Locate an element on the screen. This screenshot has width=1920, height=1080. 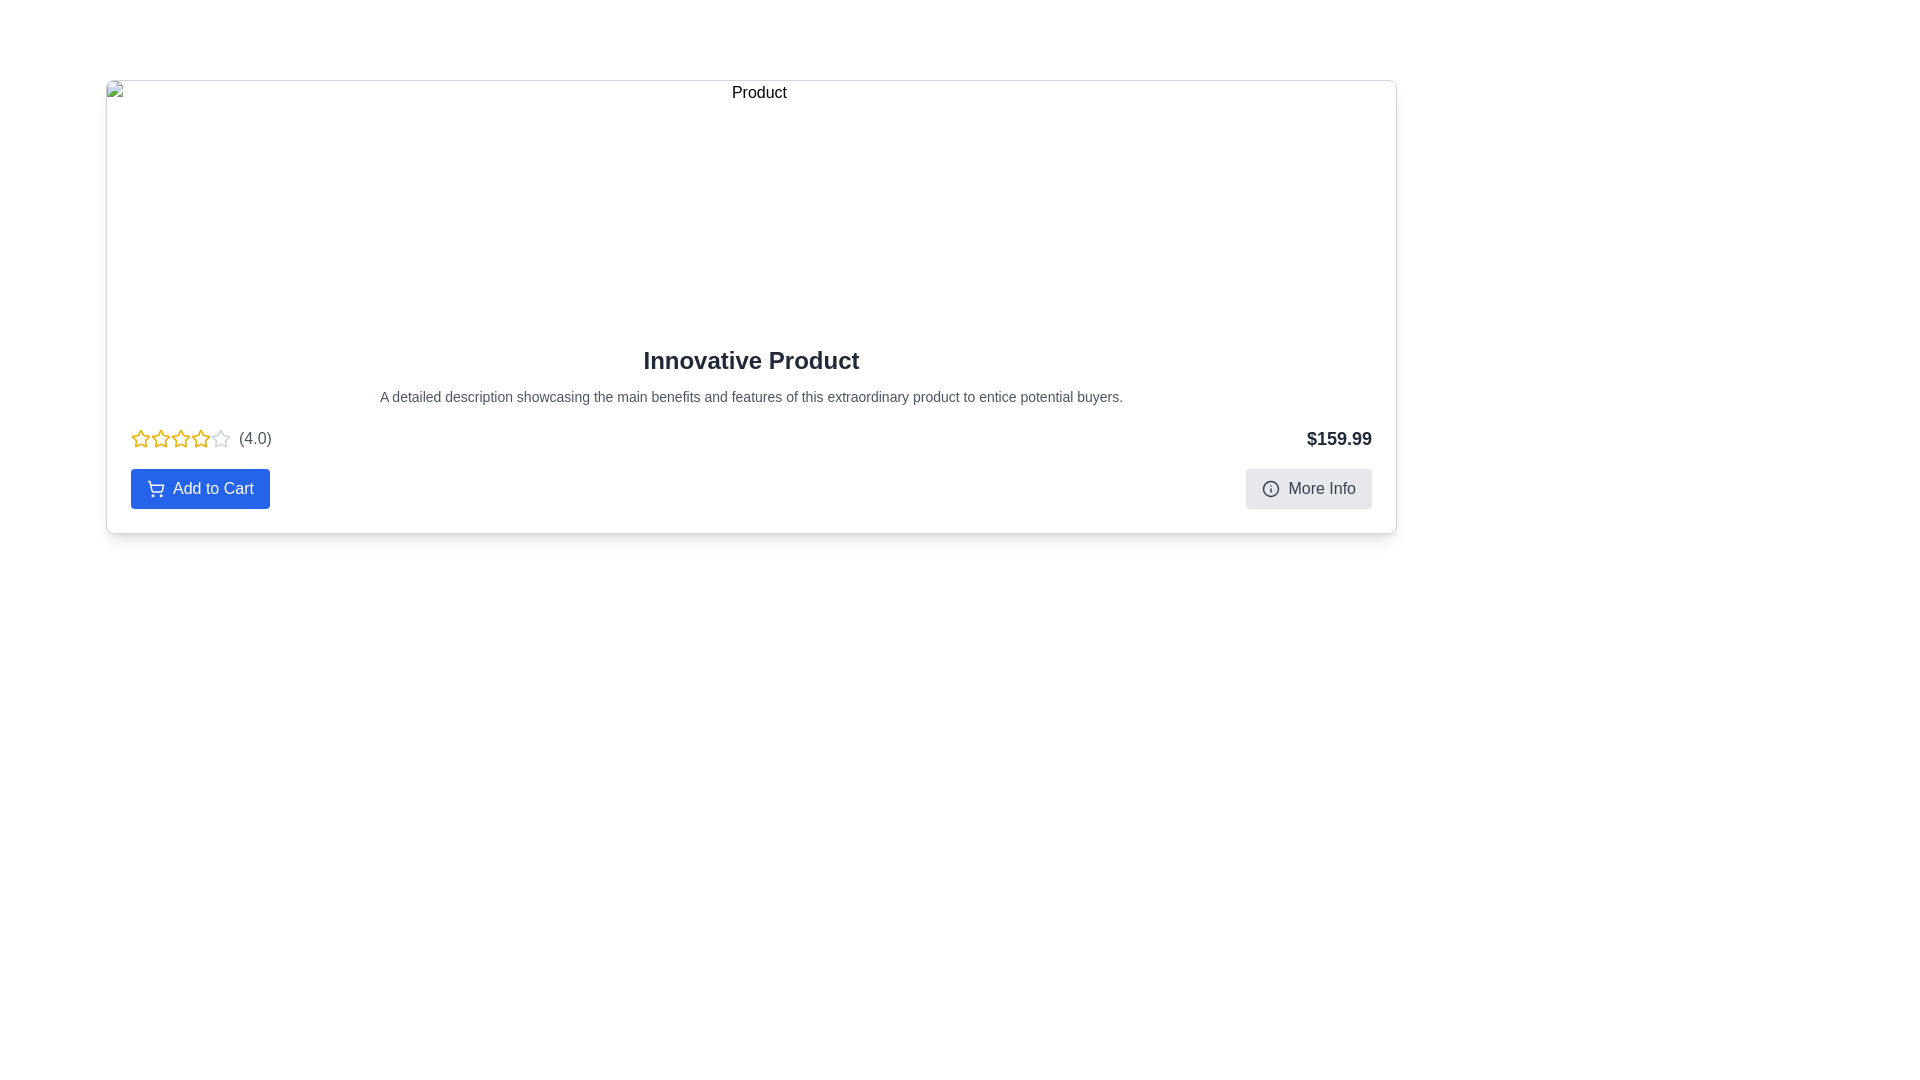
the fourth yellow star icon in the rating display to indicate a selected rating is located at coordinates (201, 438).